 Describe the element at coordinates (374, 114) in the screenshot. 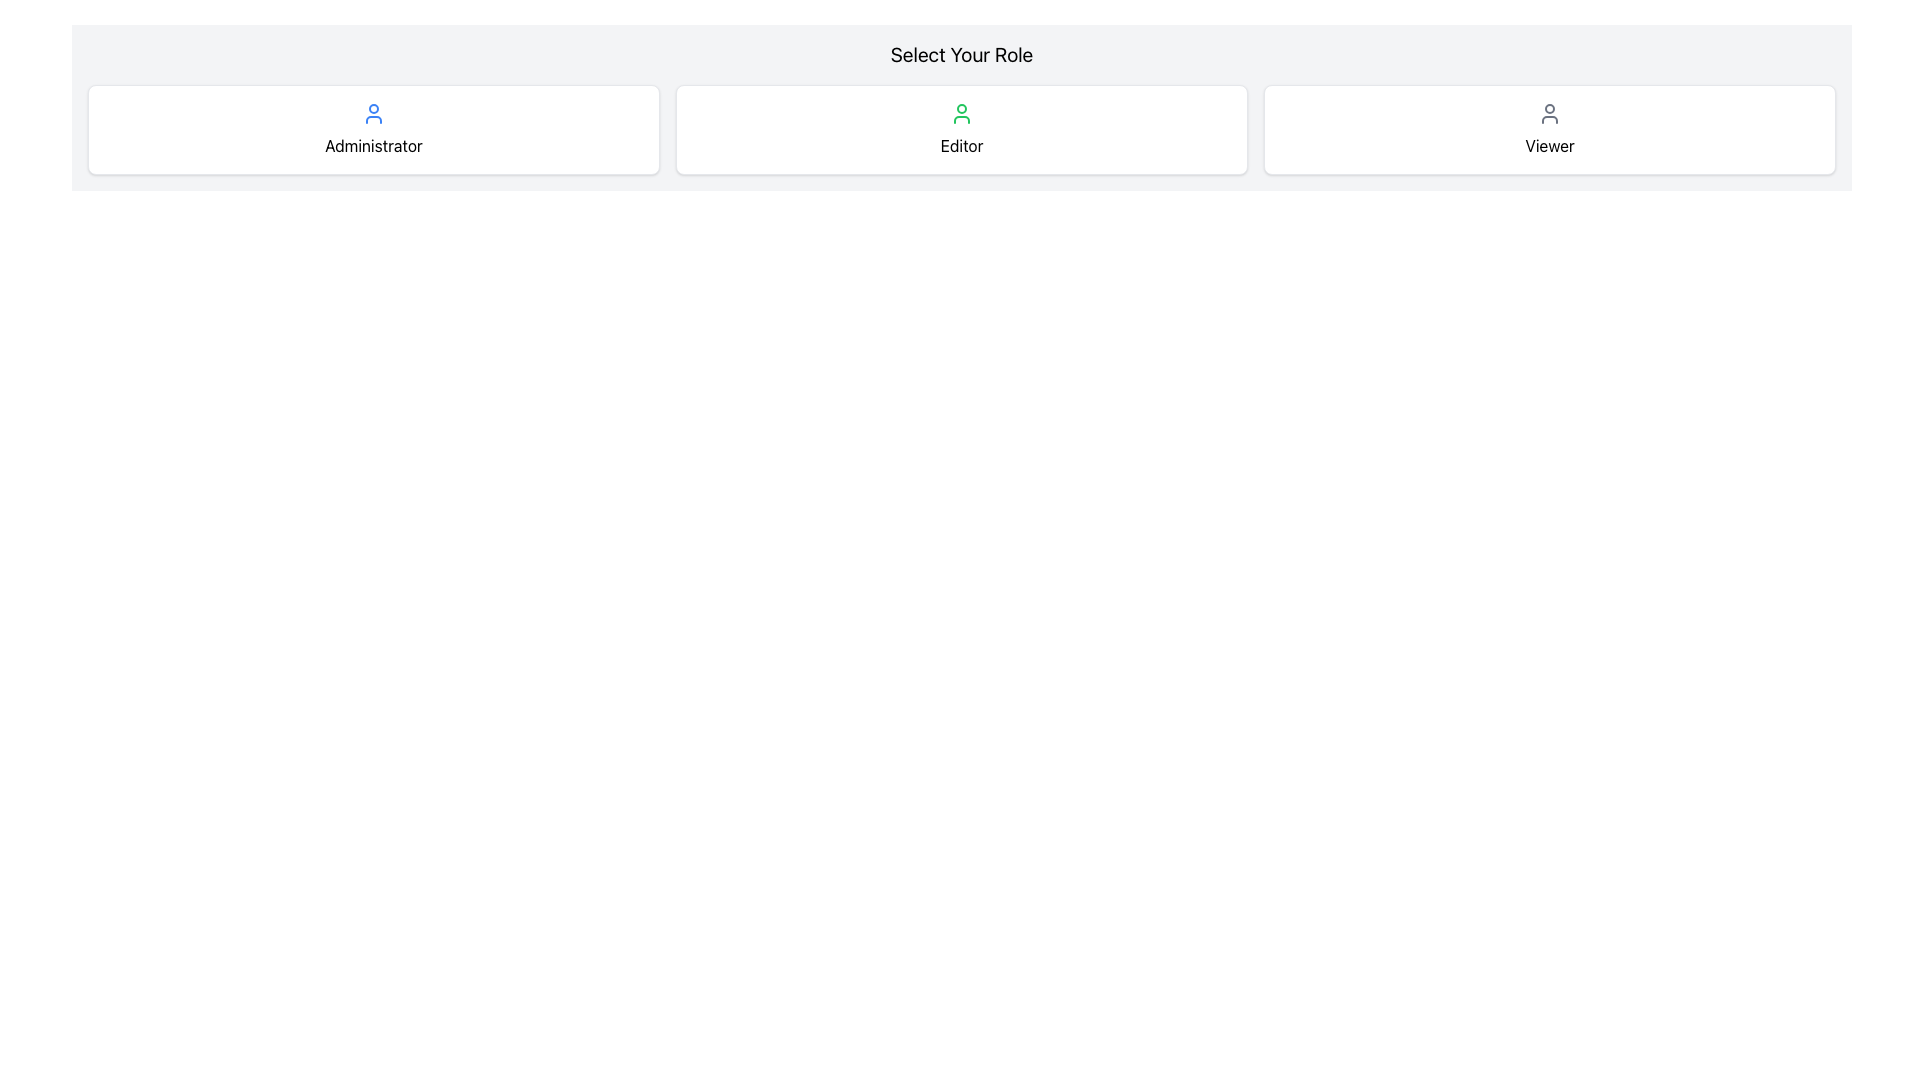

I see `the 'Administrator' role icon located in the first card of the selectable role cards, positioned at the center of the upper section above the 'Administrator' label` at that location.